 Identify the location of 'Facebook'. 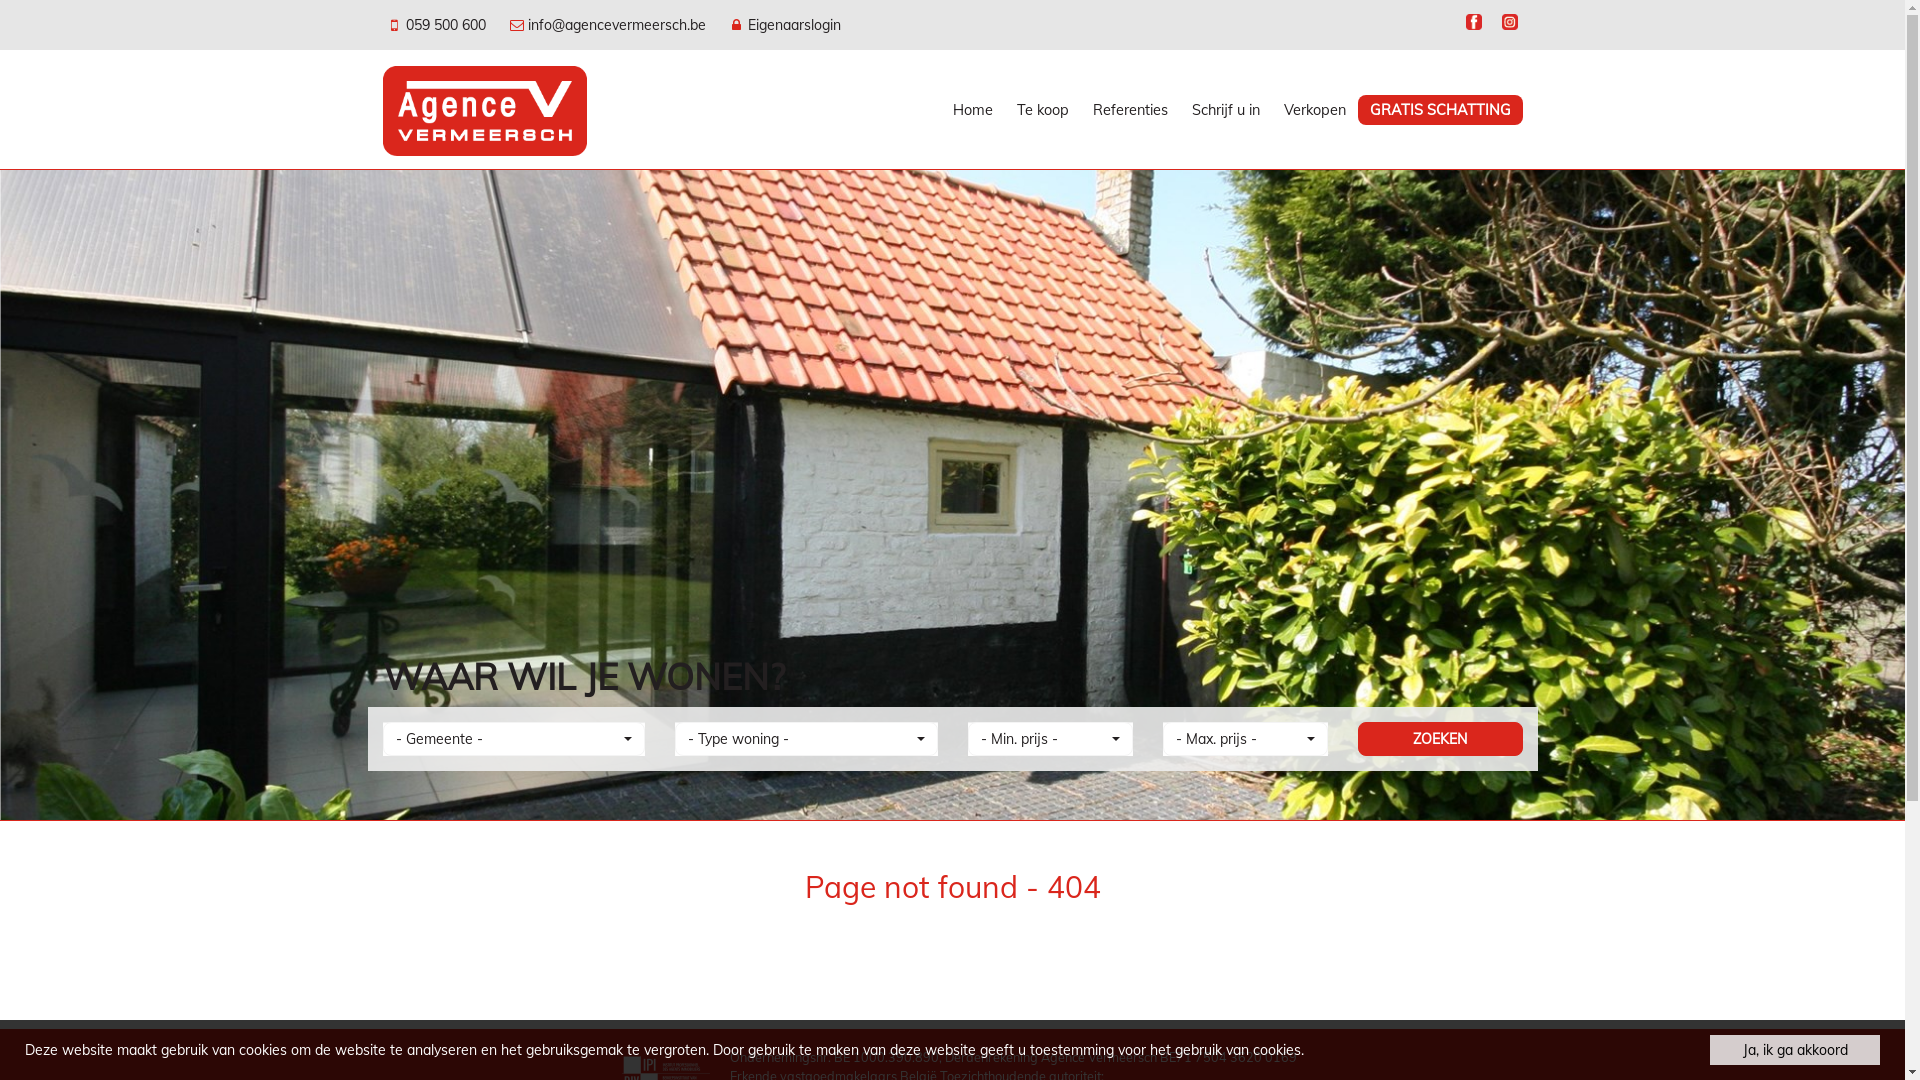
(1473, 24).